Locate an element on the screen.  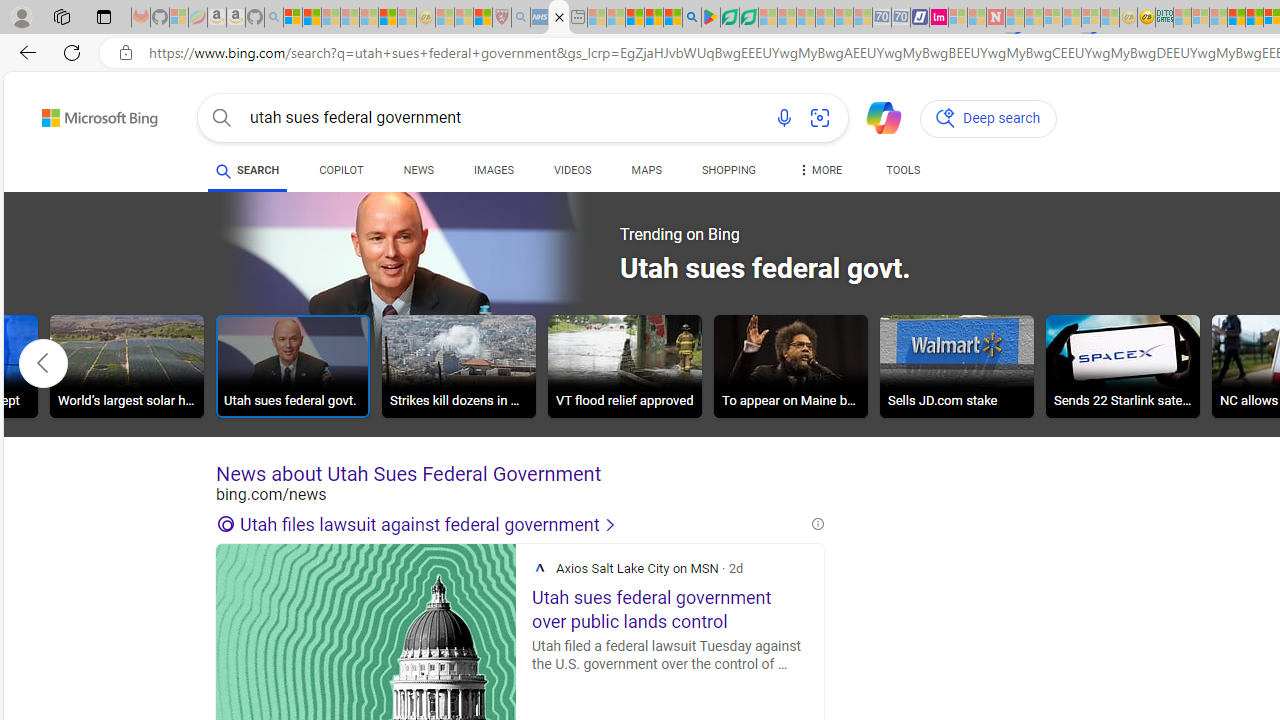
'Sends 22 Starlink satellites' is located at coordinates (1123, 366).